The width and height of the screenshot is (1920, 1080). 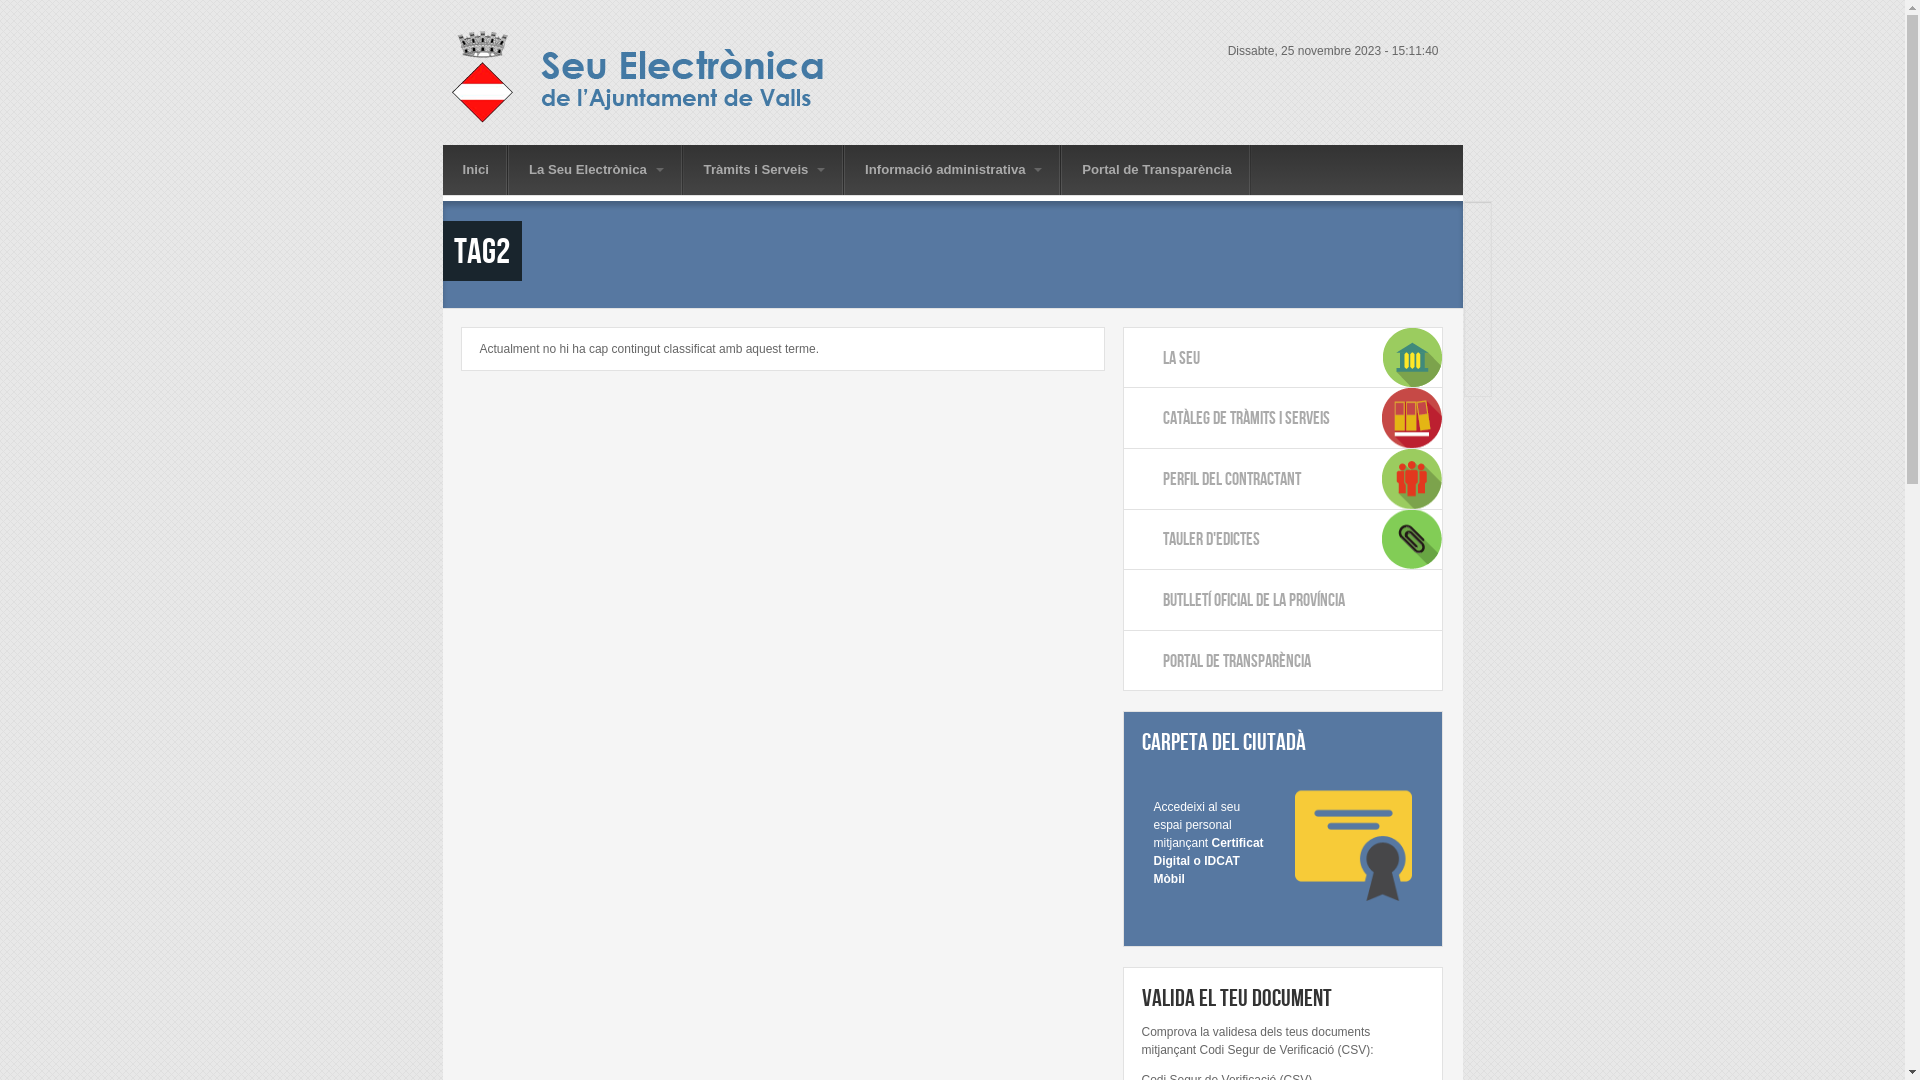 I want to click on 'La Seu', so click(x=1282, y=357).